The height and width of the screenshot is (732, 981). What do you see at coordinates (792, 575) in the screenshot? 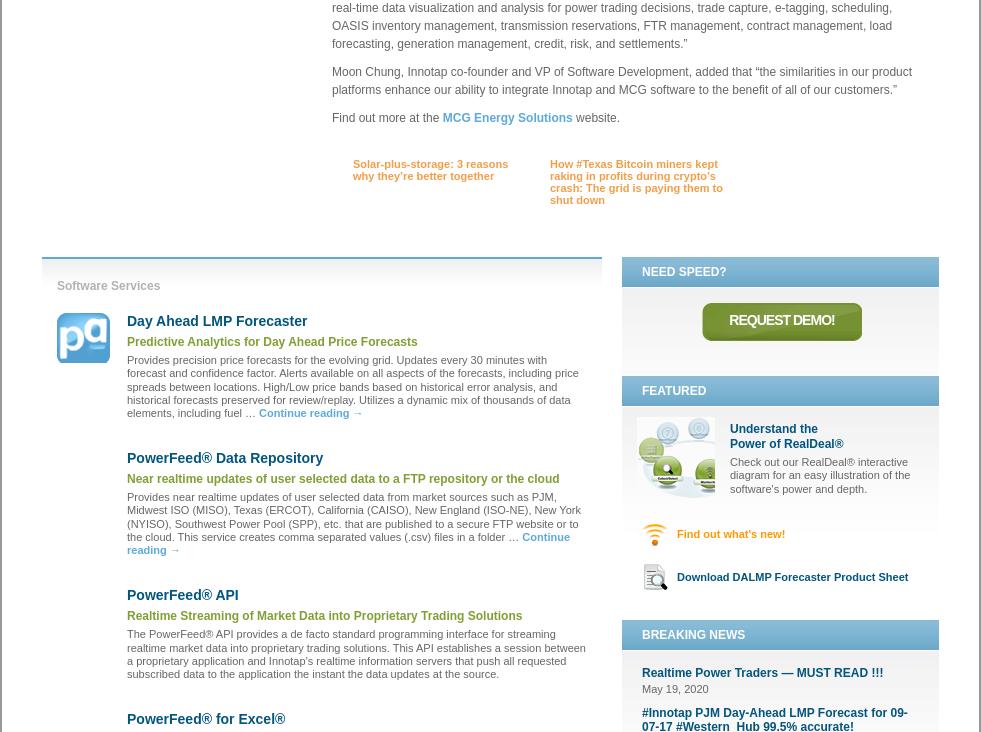
I see `'Download DALMP Forecaster Product Sheet'` at bounding box center [792, 575].